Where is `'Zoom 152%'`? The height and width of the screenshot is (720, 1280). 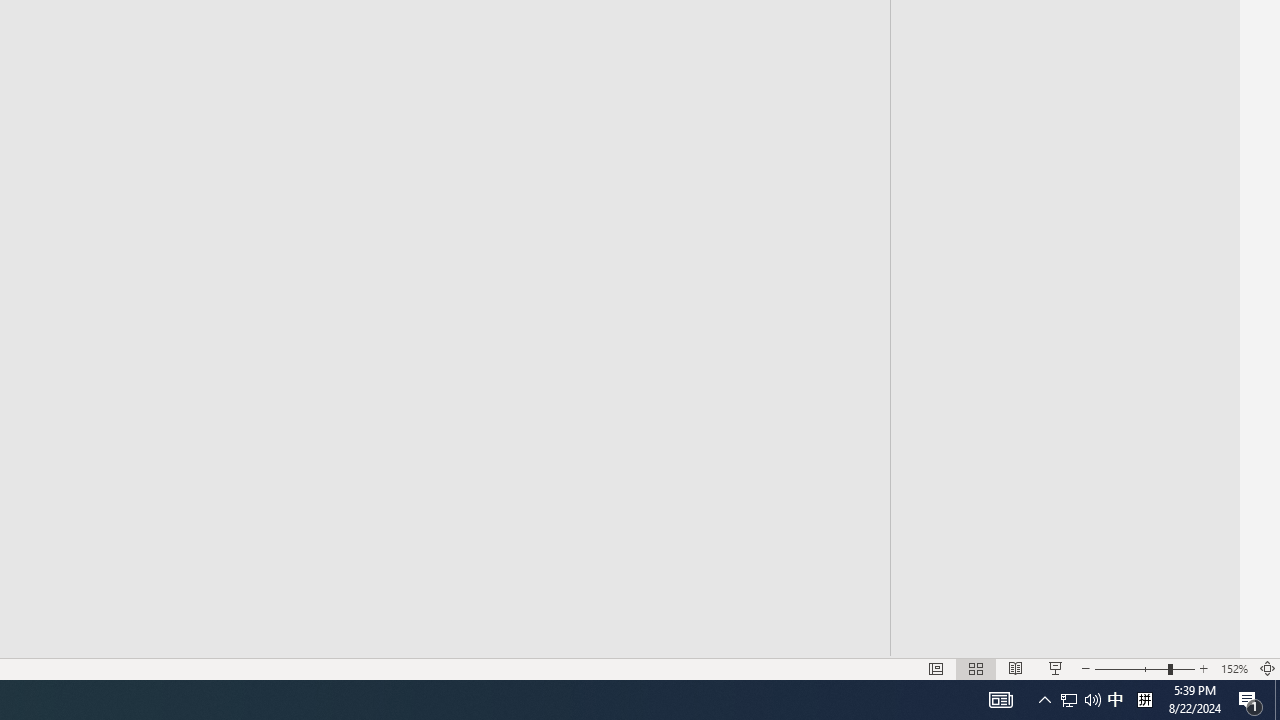
'Zoom 152%' is located at coordinates (1233, 669).